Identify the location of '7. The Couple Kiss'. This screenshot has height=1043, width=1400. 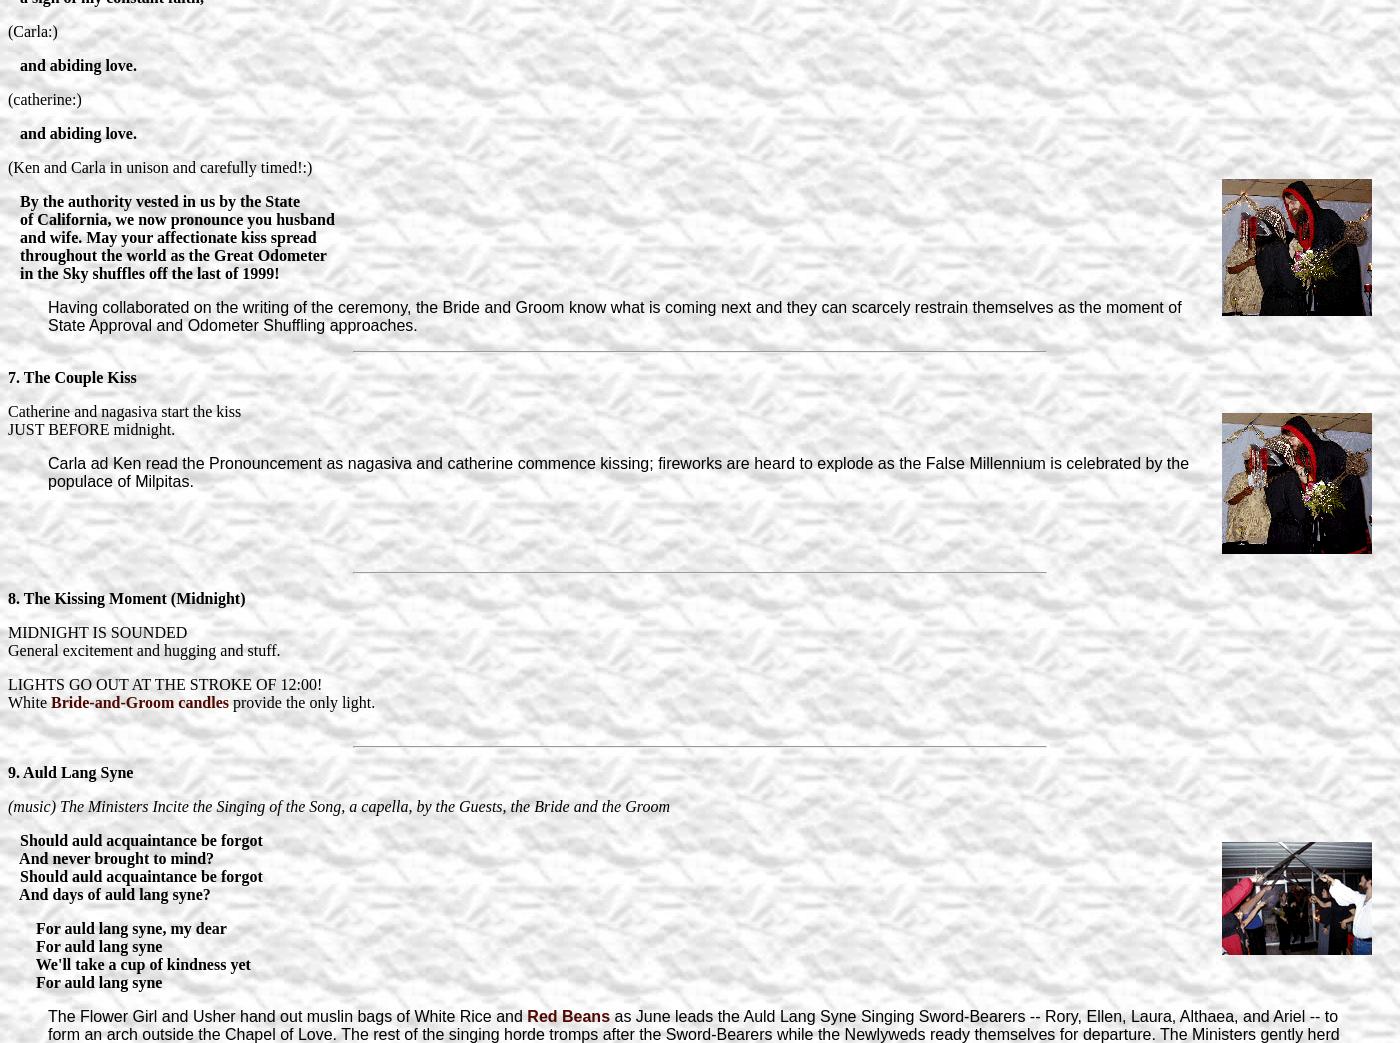
(7, 376).